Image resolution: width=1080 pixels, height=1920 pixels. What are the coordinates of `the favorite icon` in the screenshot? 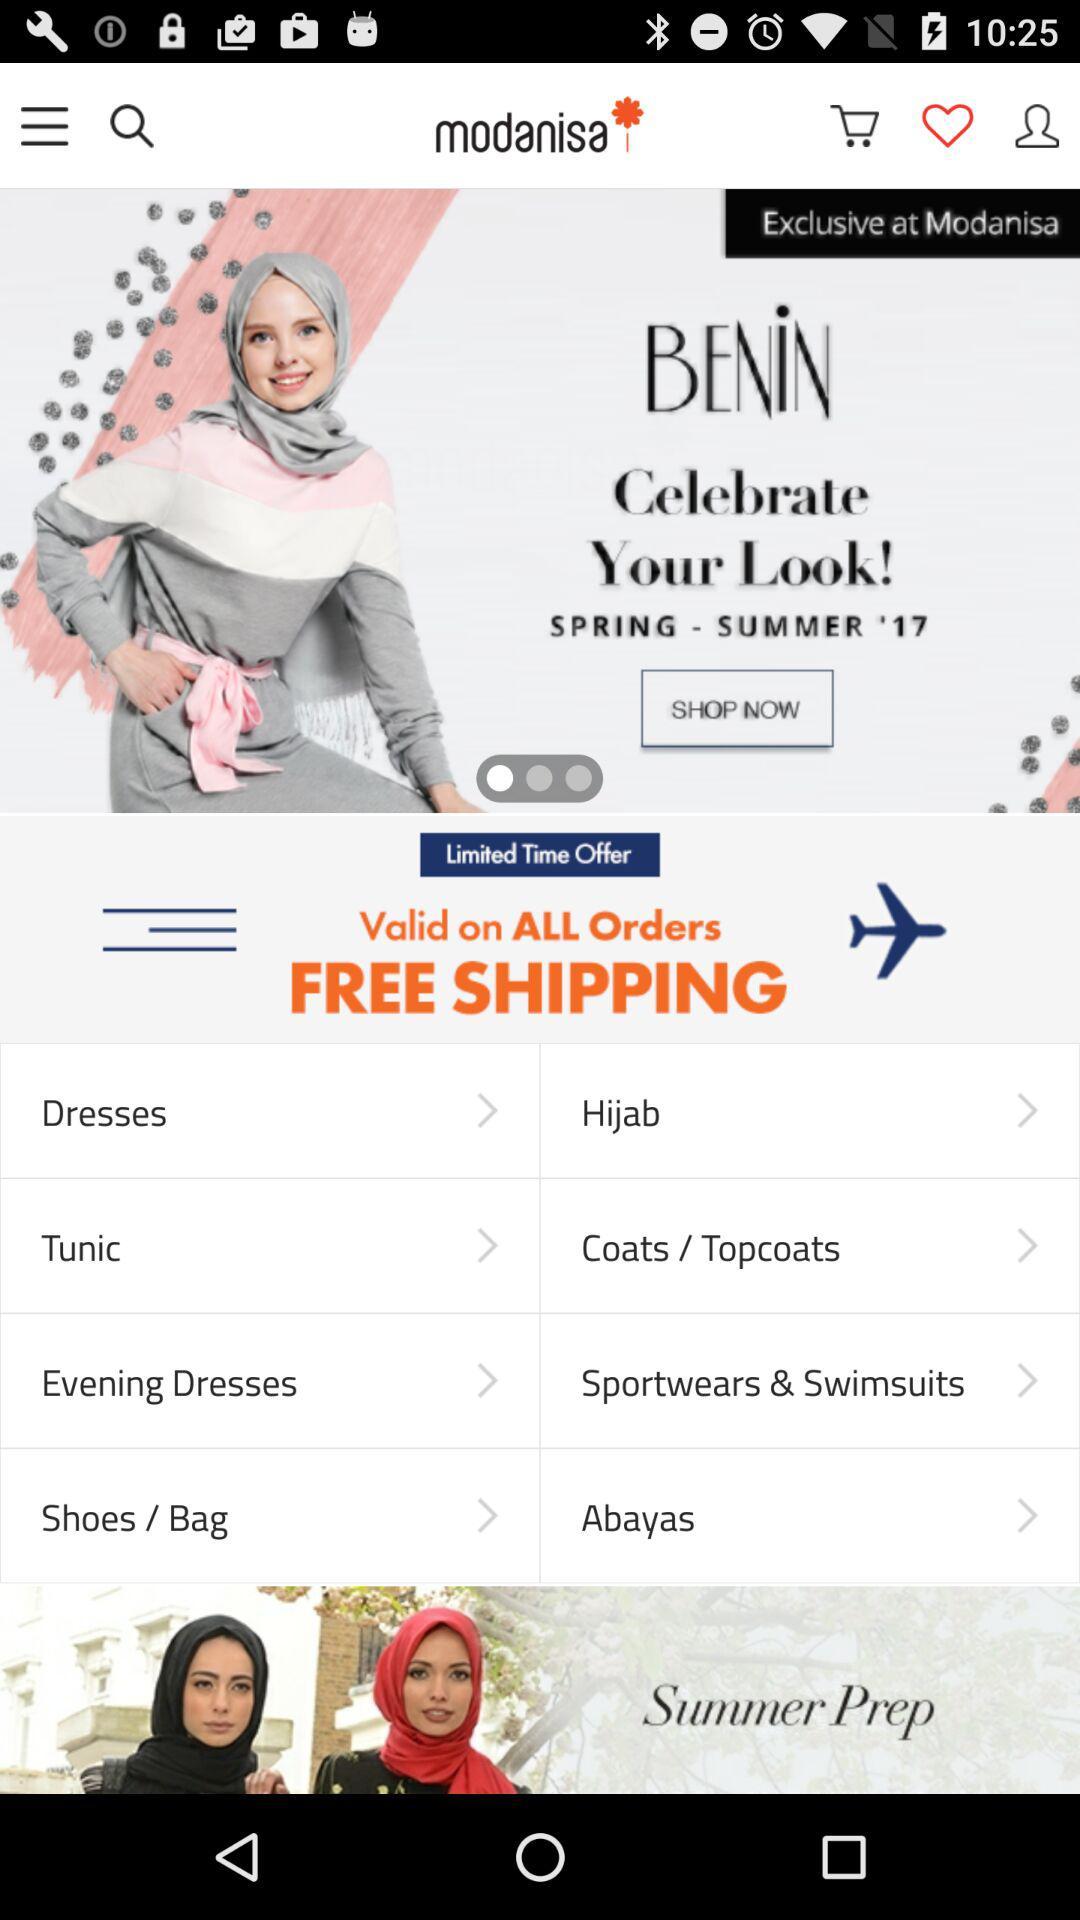 It's located at (946, 133).